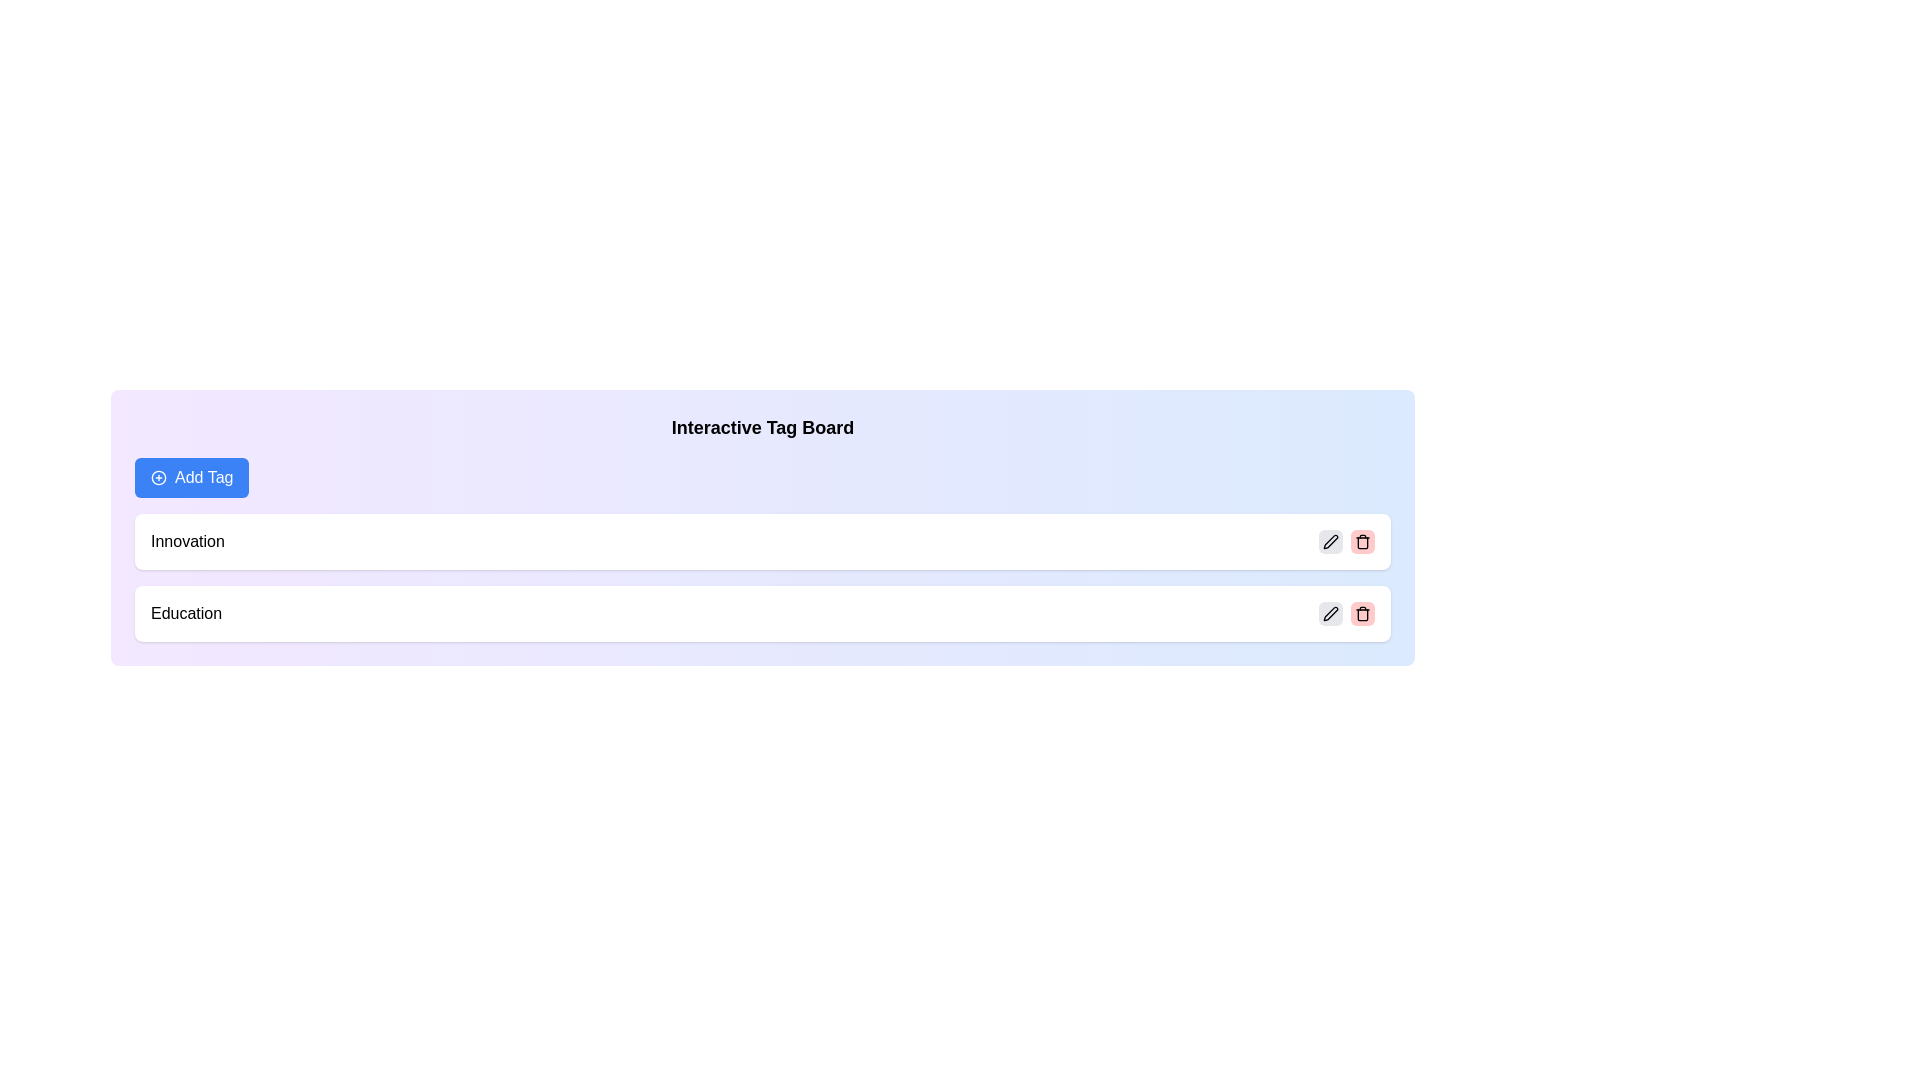 This screenshot has height=1080, width=1920. I want to click on trash icon for the tag Education to remove it, so click(1362, 612).